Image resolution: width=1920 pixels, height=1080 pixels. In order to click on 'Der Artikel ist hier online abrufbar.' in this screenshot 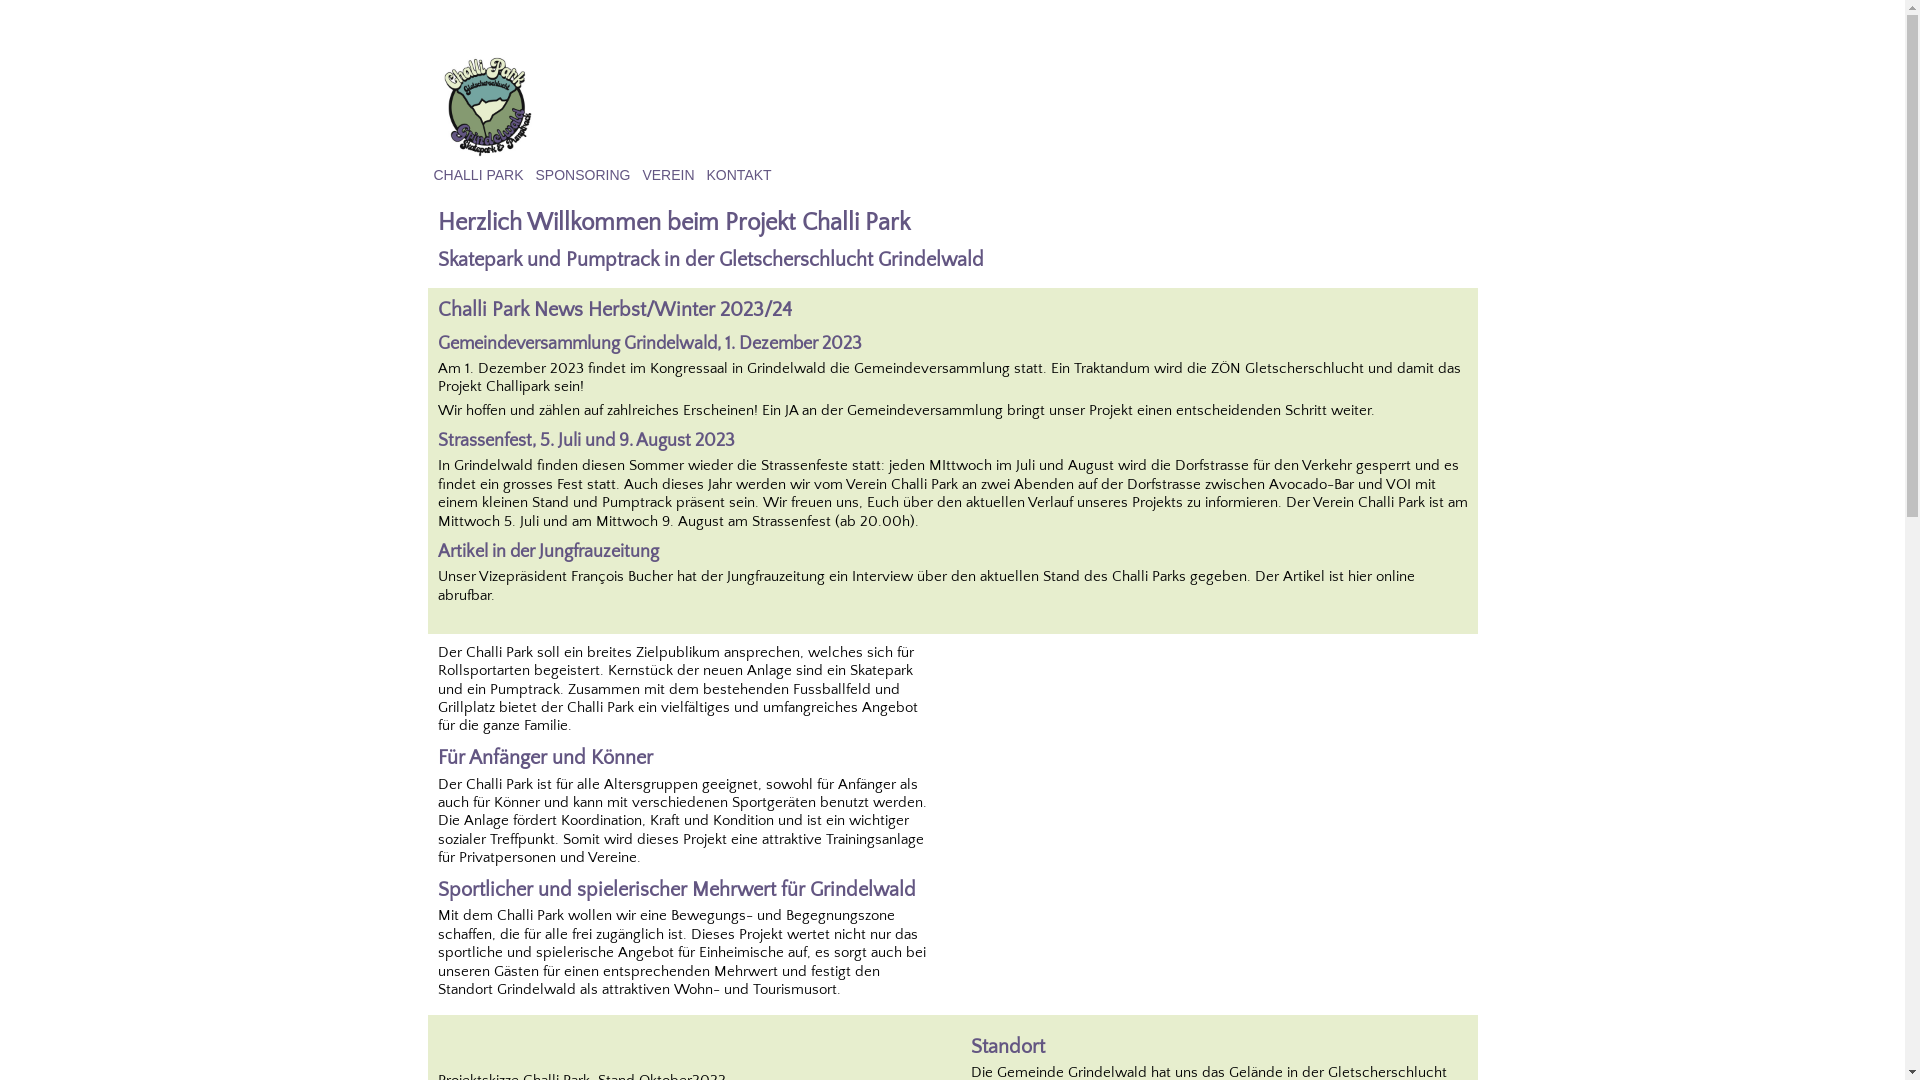, I will do `click(925, 585)`.